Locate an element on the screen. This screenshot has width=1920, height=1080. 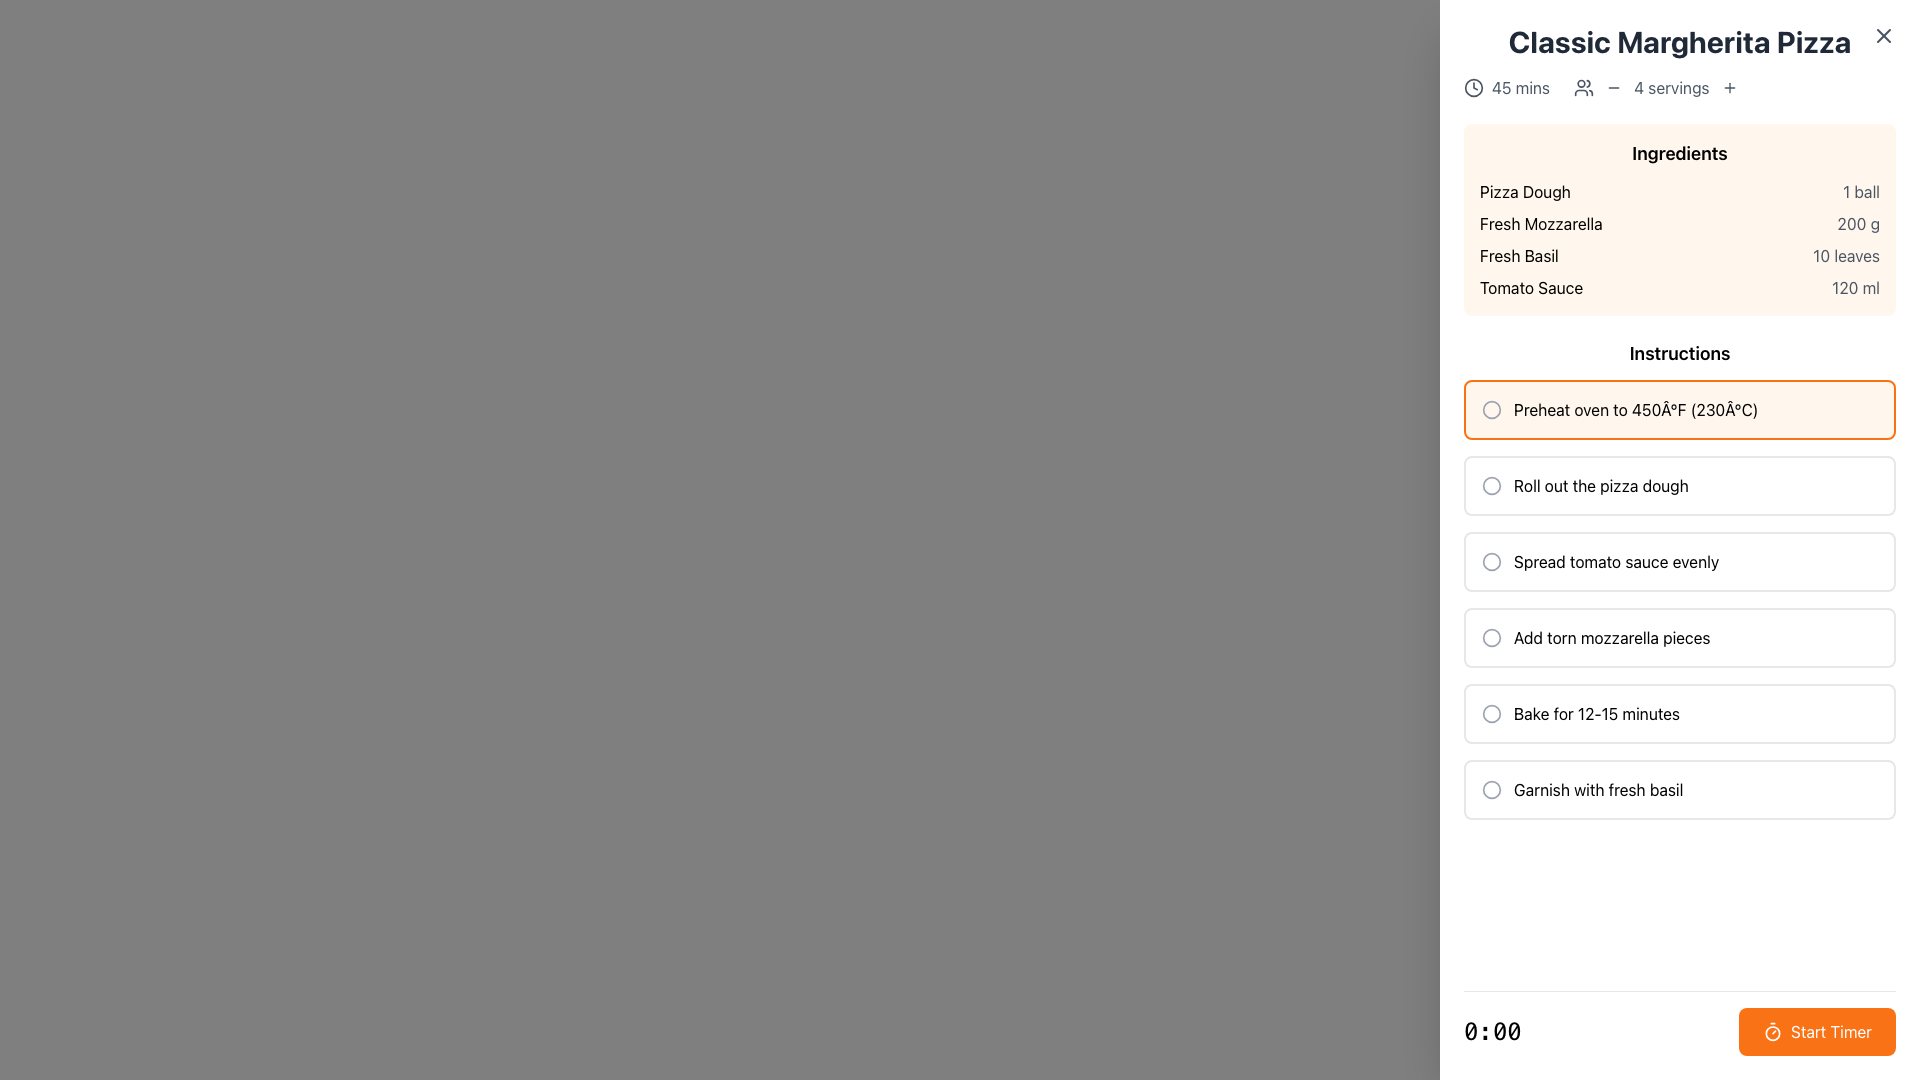
the text label 'Add torn mozzarella pieces' of the checkbox element in the instructions section is located at coordinates (1680, 637).